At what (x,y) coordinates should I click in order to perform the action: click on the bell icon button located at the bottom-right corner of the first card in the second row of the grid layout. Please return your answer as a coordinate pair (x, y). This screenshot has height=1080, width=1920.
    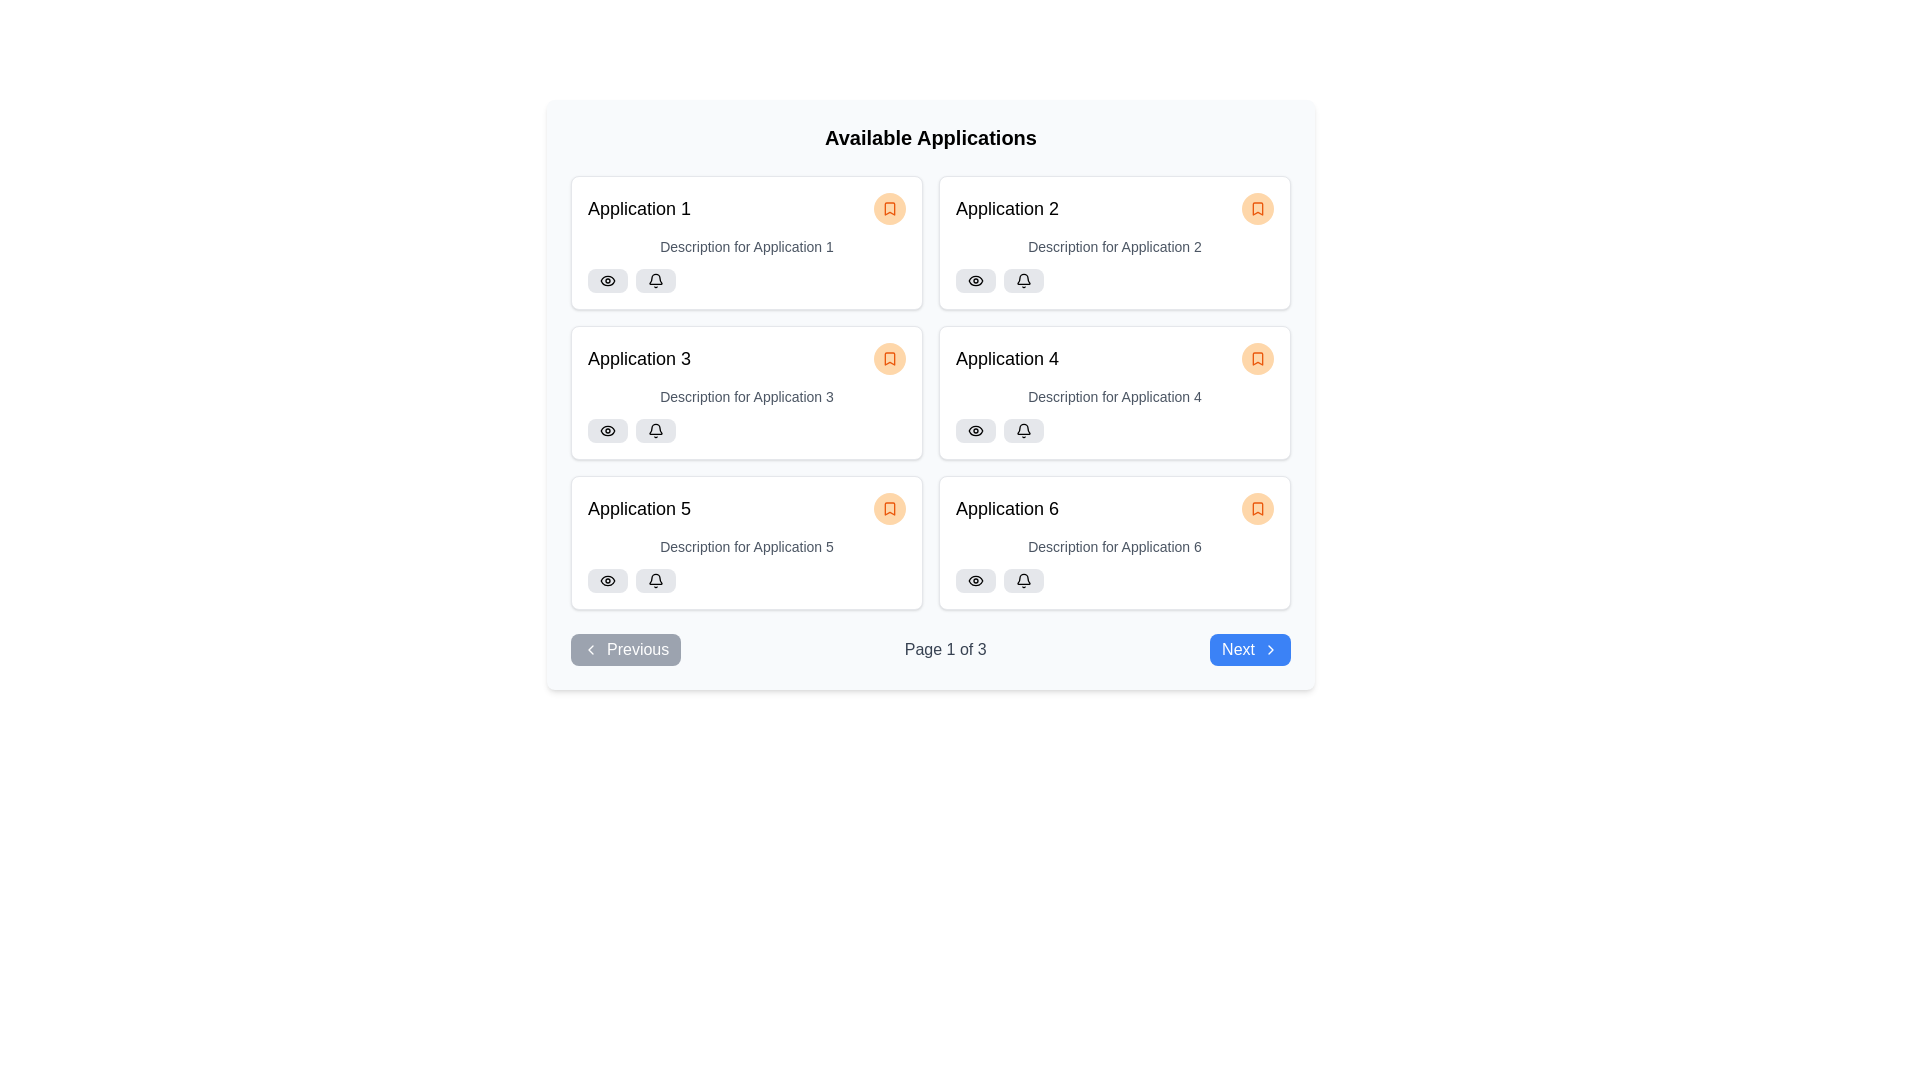
    Looking at the image, I should click on (1023, 430).